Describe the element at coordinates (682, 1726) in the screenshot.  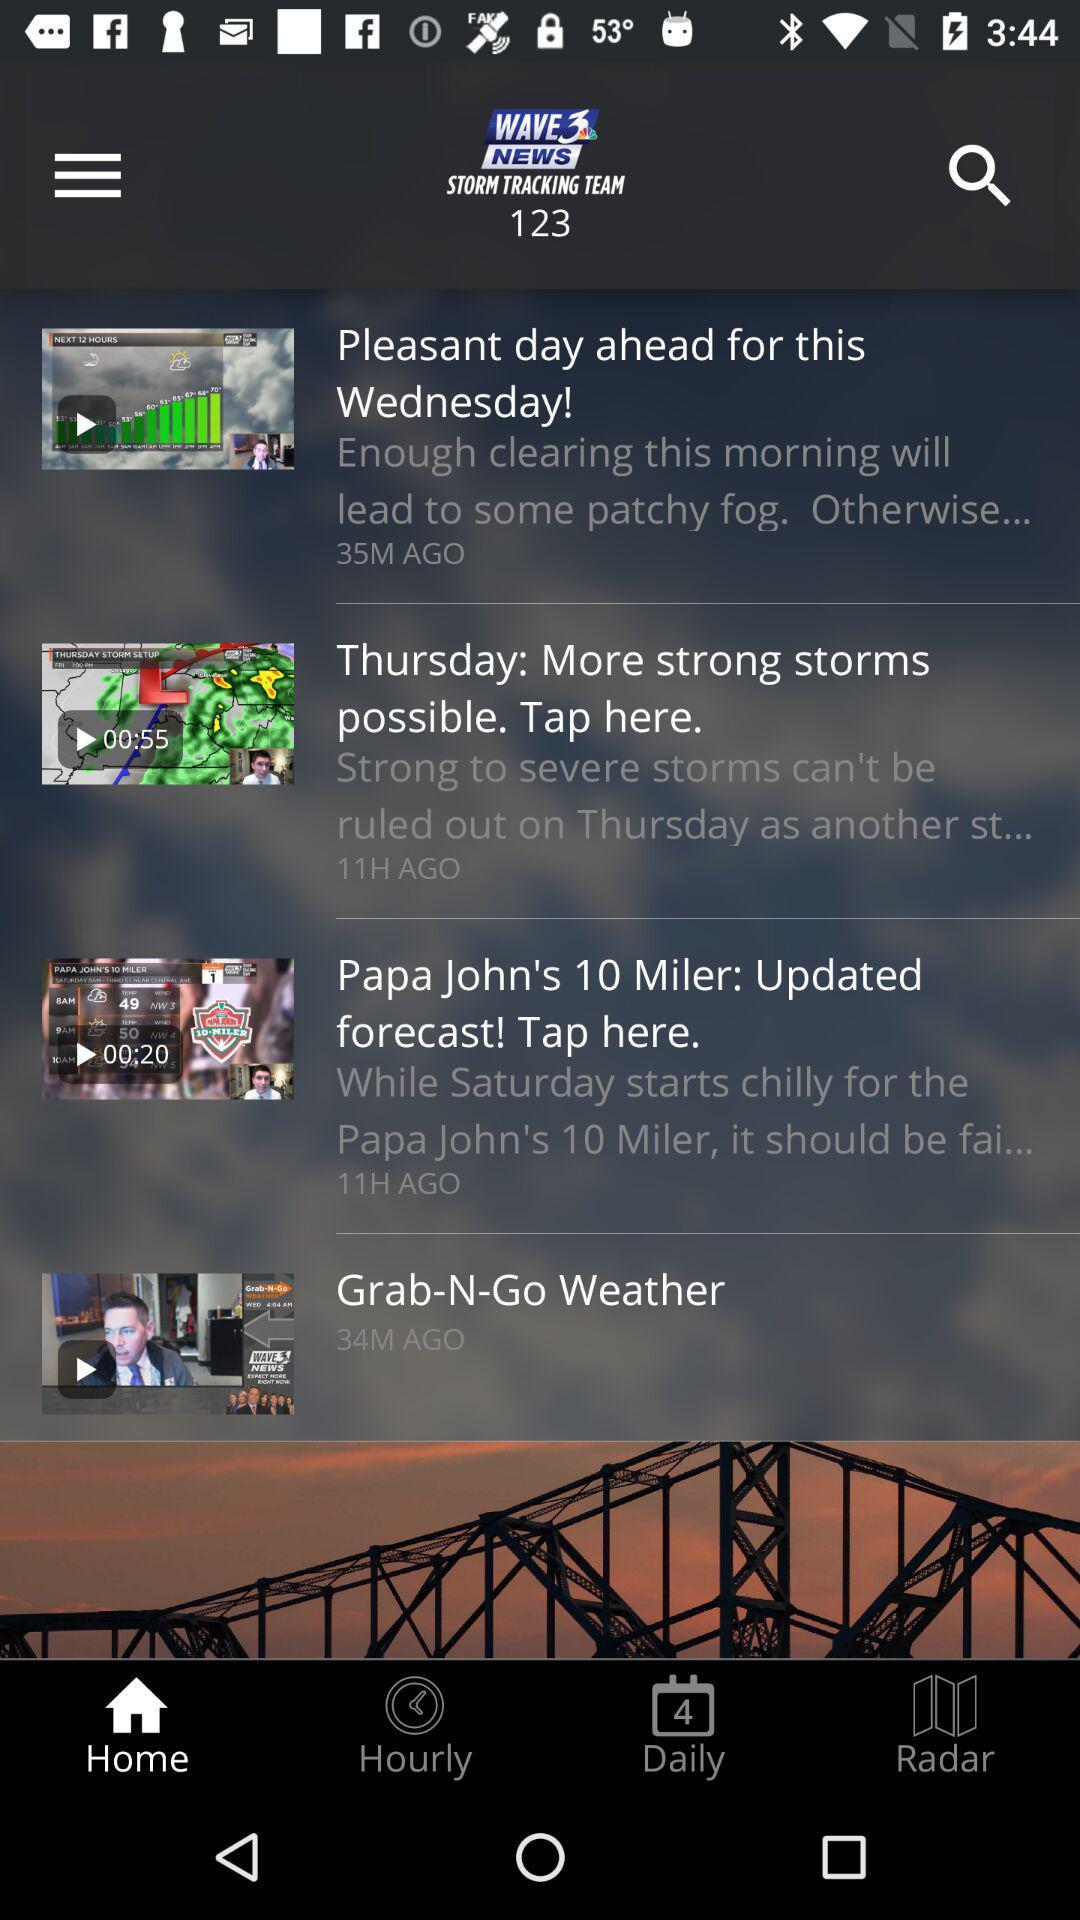
I see `item to the right of the hourly icon` at that location.